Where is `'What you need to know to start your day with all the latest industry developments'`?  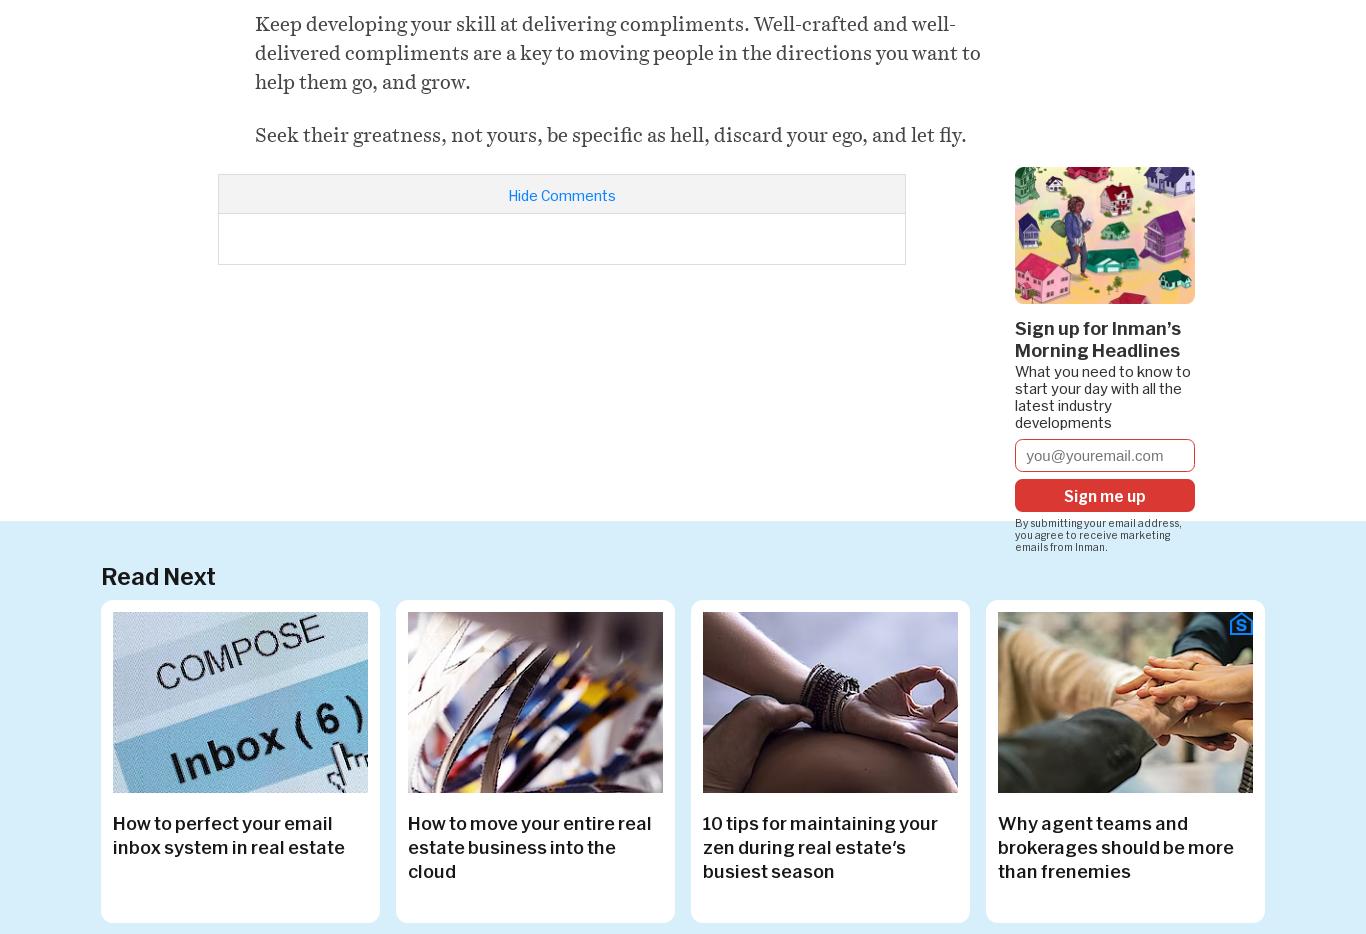 'What you need to know to start your day with all the latest industry developments' is located at coordinates (1102, 395).